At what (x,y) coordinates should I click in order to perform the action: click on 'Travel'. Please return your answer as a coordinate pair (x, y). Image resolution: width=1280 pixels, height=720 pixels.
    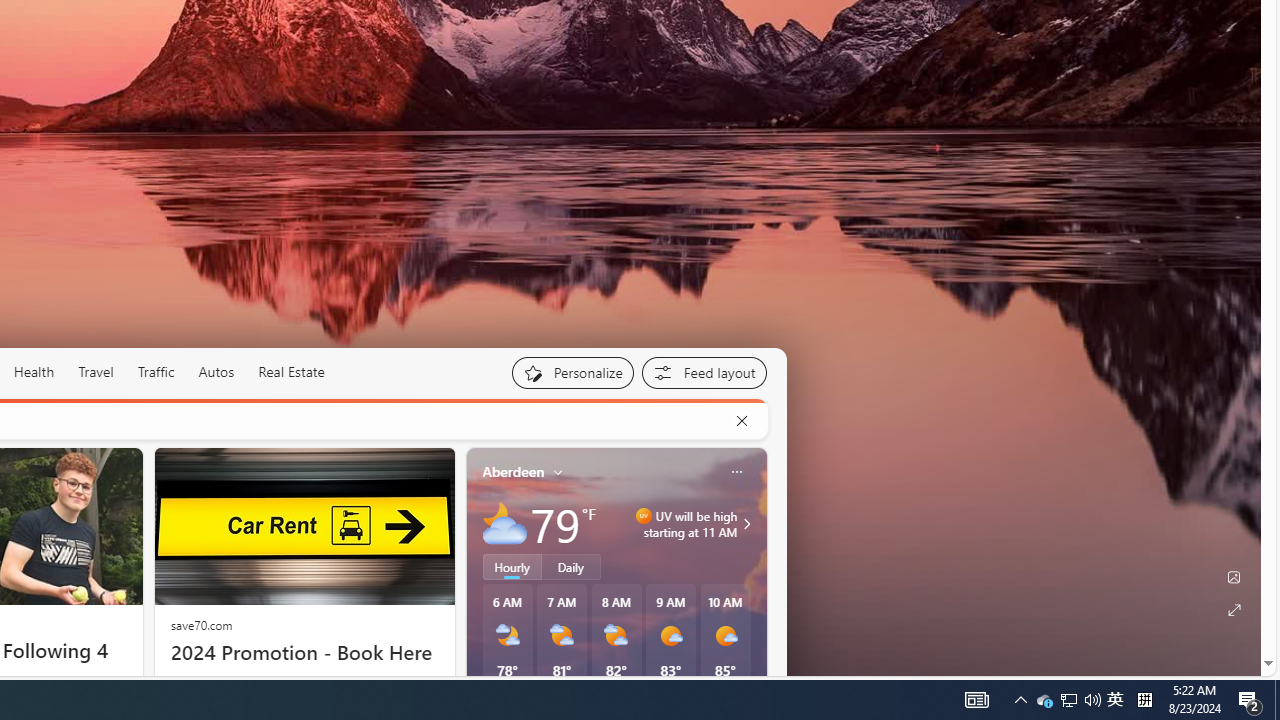
    Looking at the image, I should click on (95, 371).